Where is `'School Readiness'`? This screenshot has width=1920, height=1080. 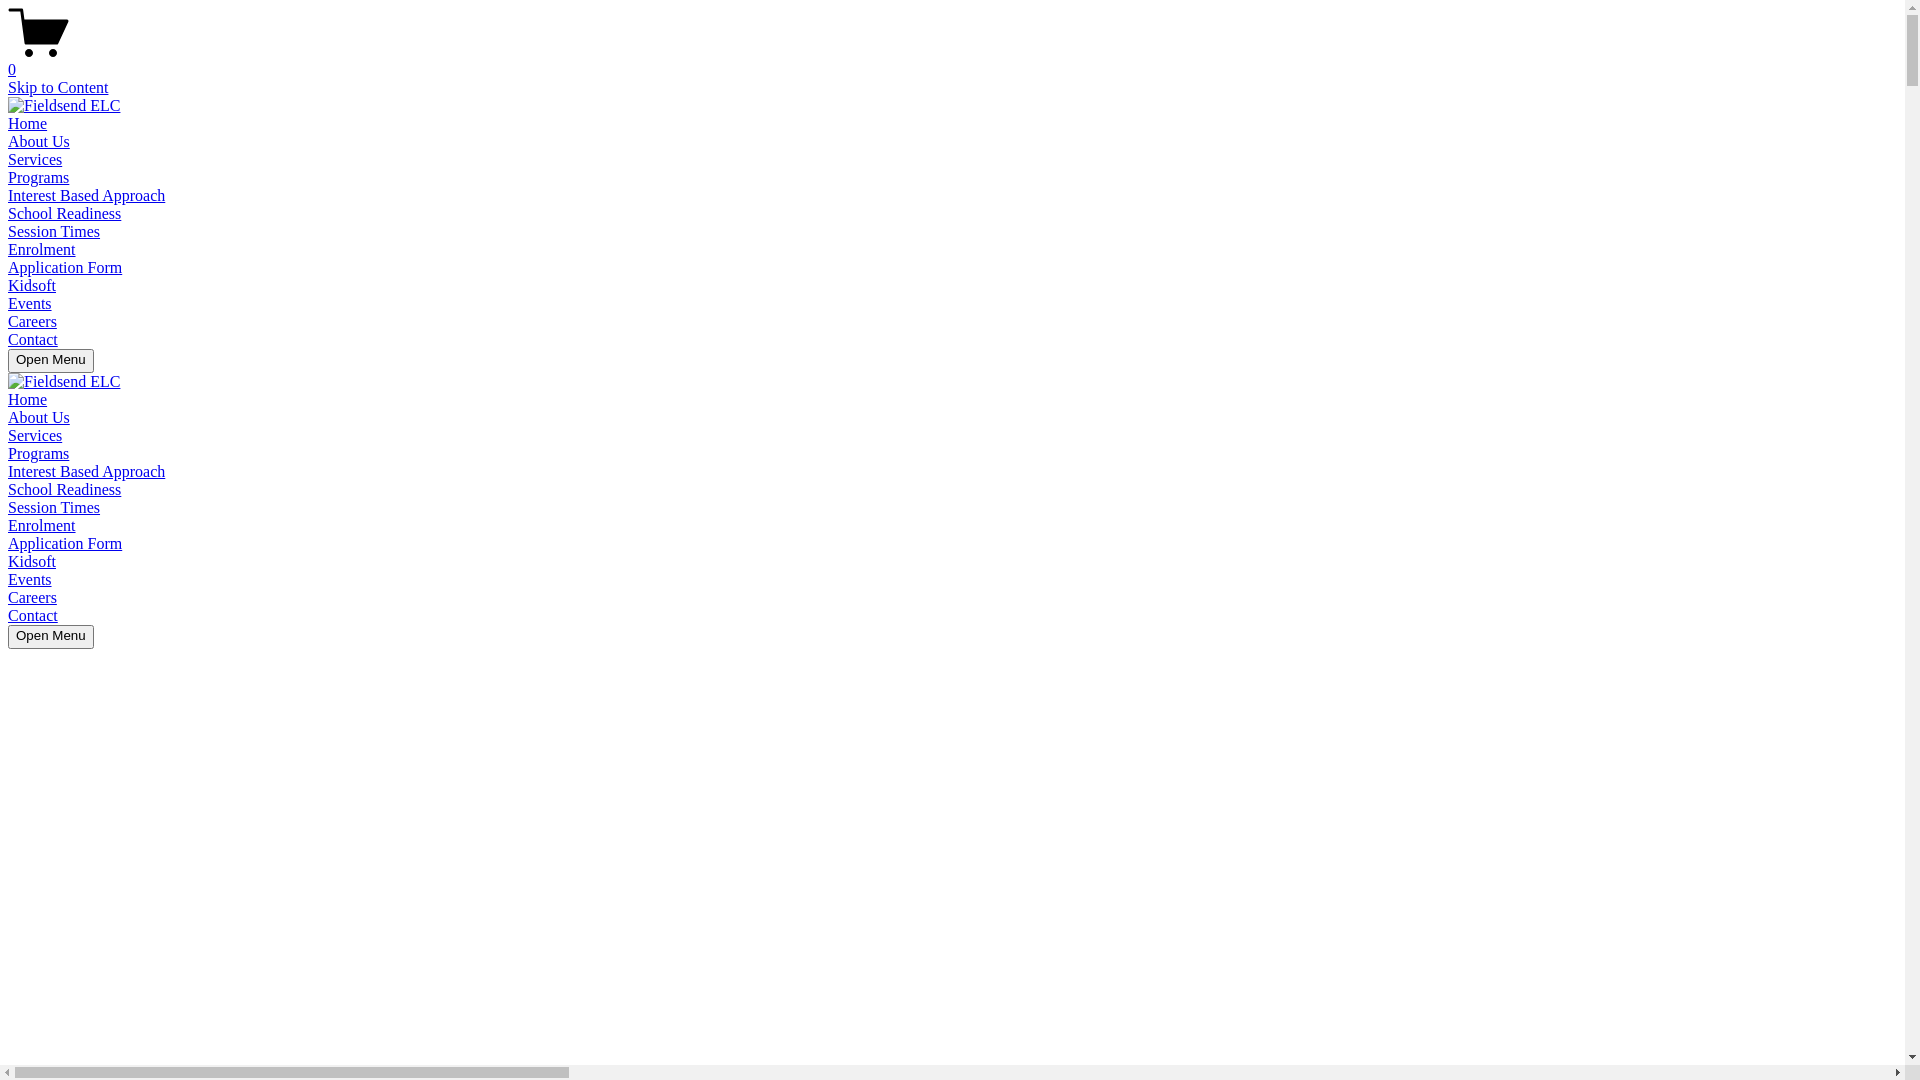 'School Readiness' is located at coordinates (64, 213).